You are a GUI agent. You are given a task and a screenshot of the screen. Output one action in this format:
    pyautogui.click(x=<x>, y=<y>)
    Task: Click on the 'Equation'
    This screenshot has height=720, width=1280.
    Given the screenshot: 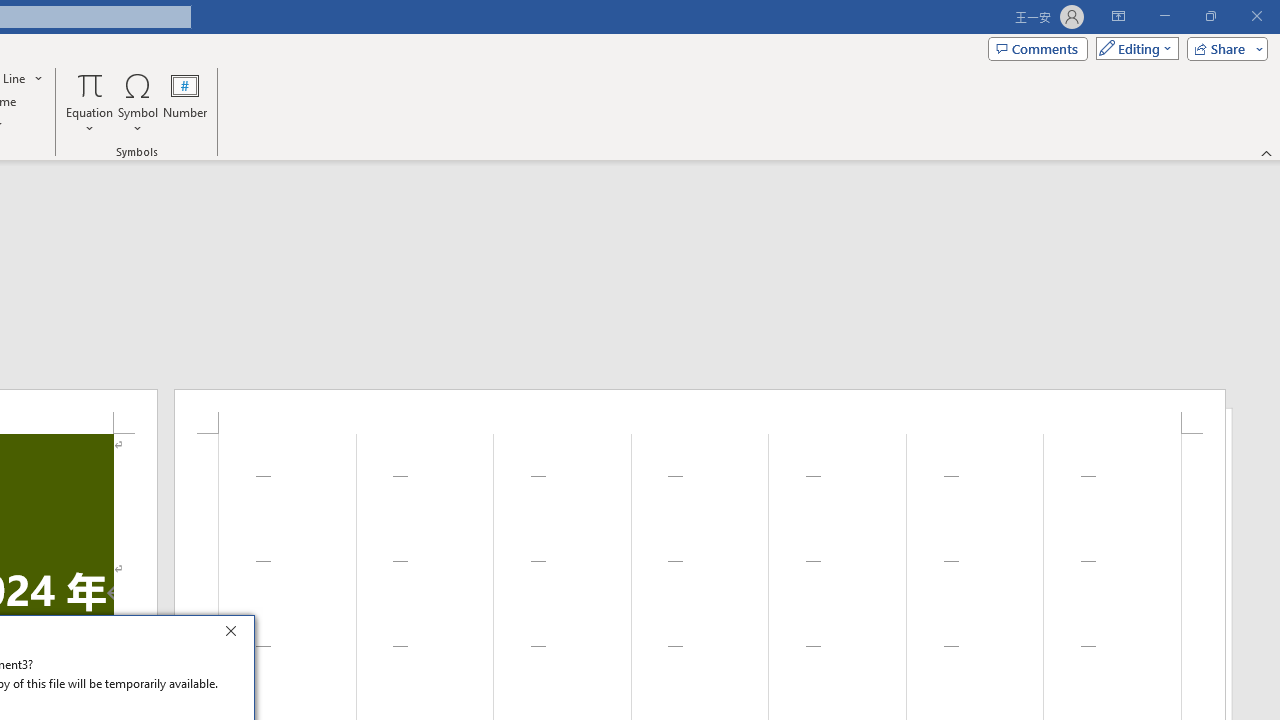 What is the action you would take?
    pyautogui.click(x=89, y=103)
    